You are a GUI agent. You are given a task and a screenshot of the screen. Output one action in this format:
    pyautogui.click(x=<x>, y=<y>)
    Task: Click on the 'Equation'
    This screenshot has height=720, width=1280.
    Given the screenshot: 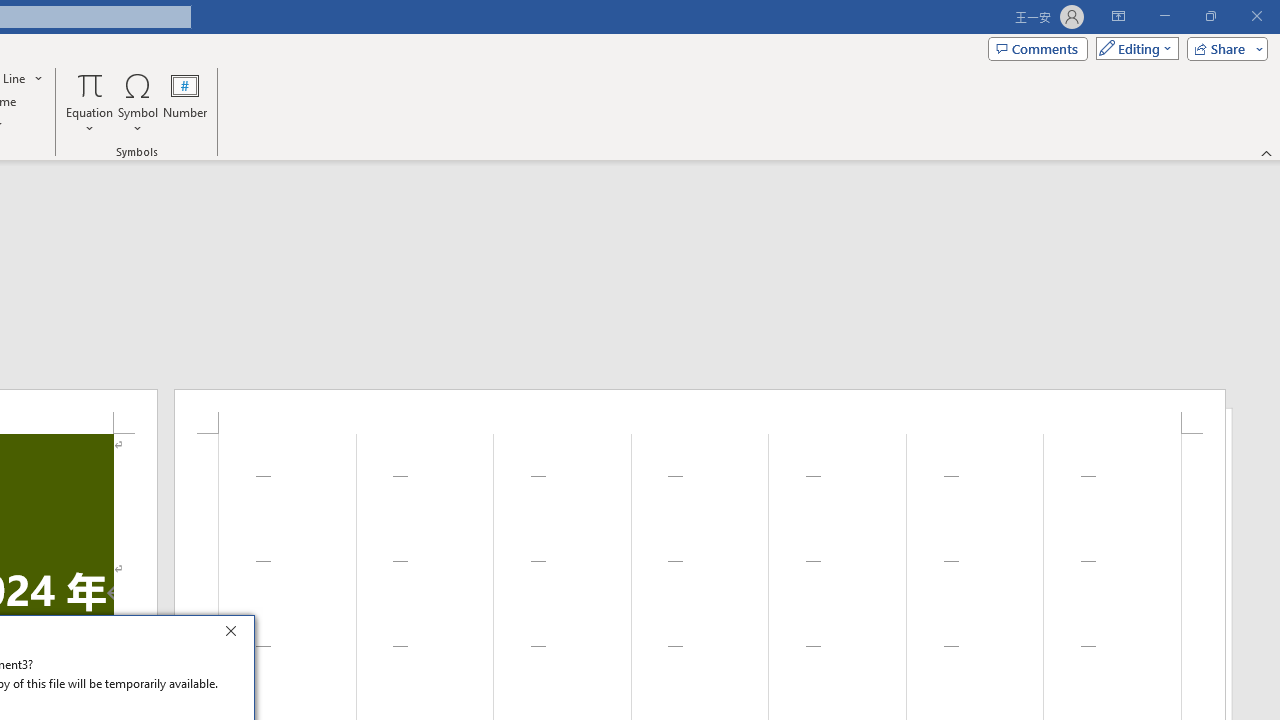 What is the action you would take?
    pyautogui.click(x=89, y=103)
    